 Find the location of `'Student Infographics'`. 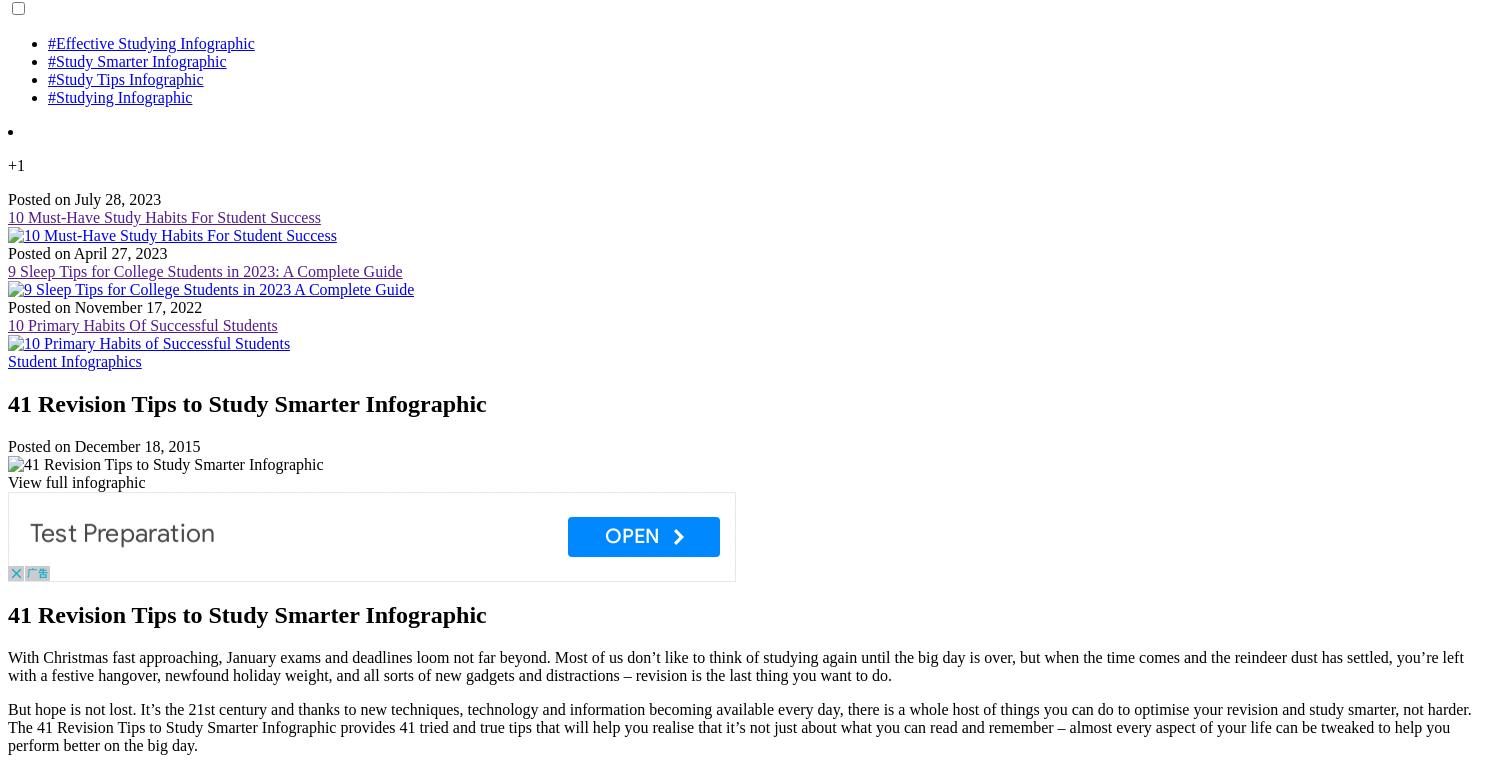

'Student Infographics' is located at coordinates (74, 360).